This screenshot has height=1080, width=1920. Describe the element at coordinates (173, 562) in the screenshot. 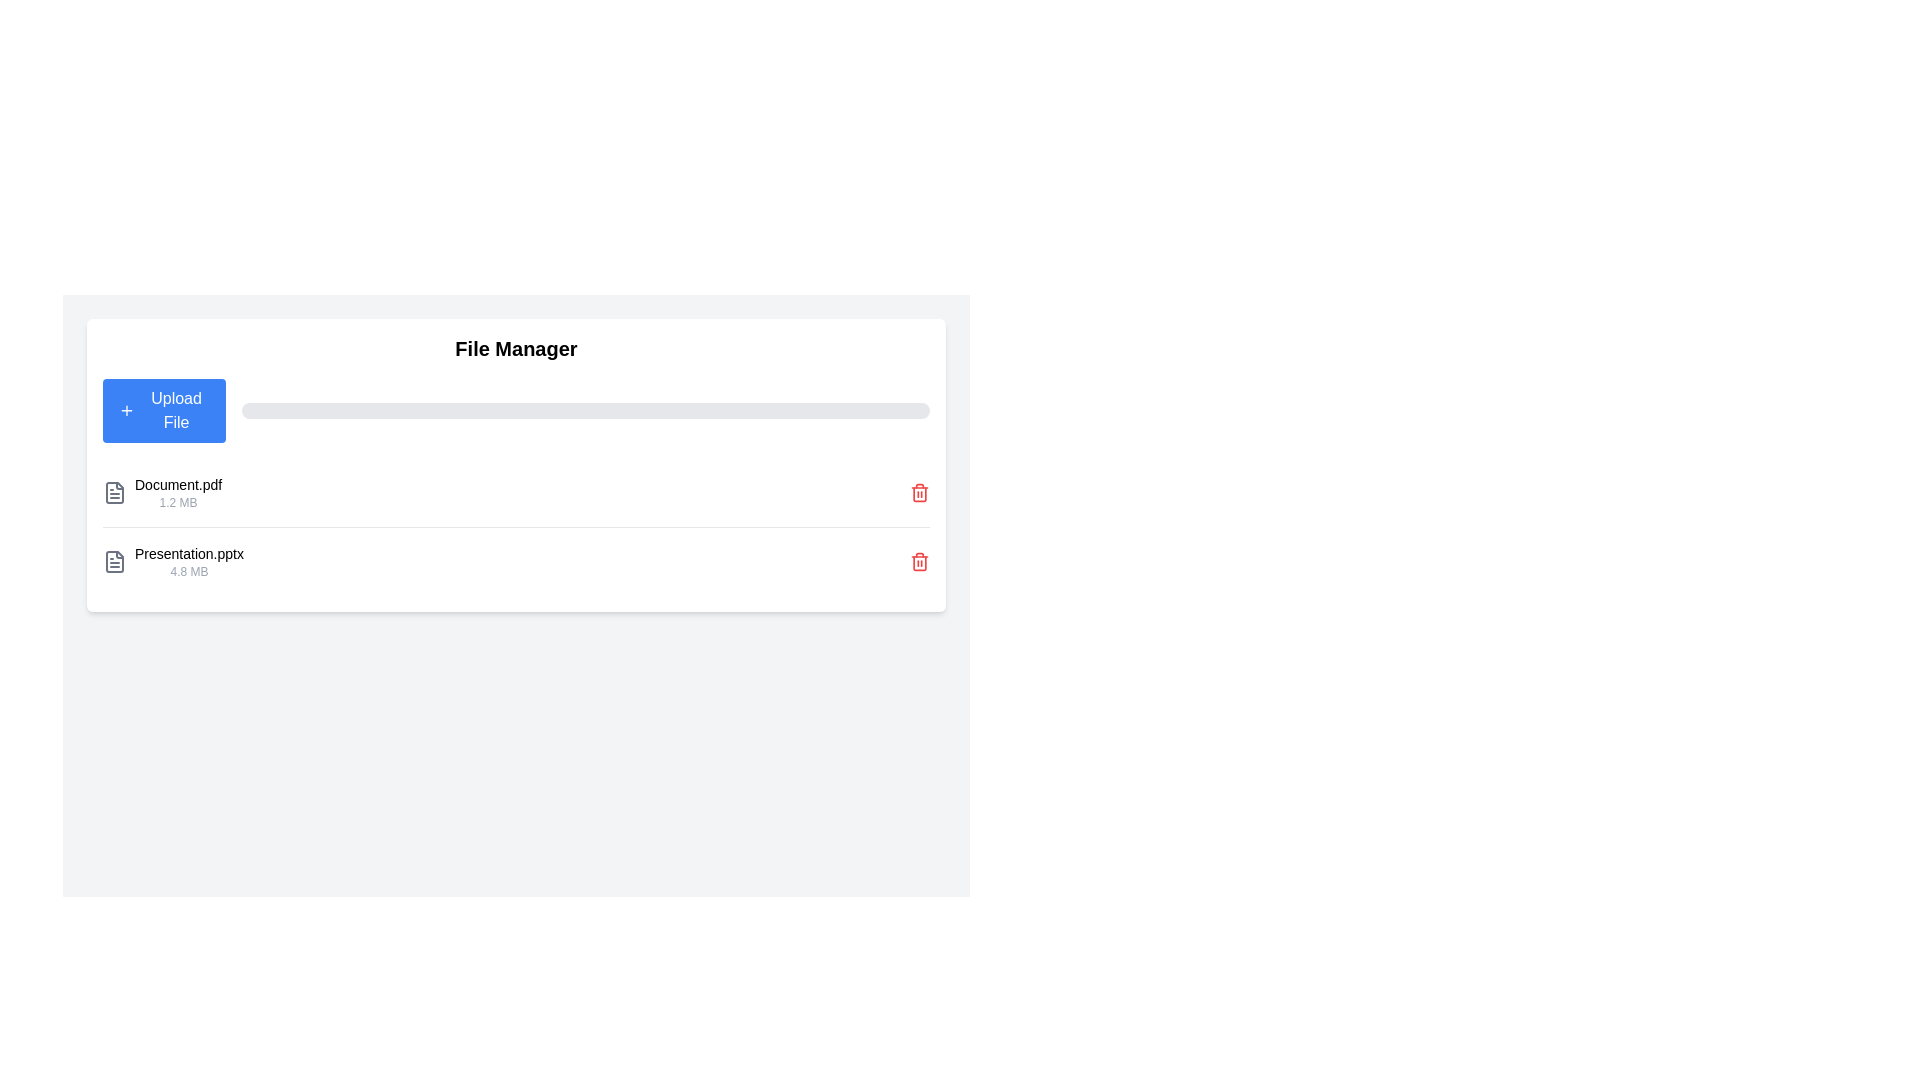

I see `the File entry located under 'Document.pdf' in the file manager interface, which allows for viewing file details or performing actions` at that location.